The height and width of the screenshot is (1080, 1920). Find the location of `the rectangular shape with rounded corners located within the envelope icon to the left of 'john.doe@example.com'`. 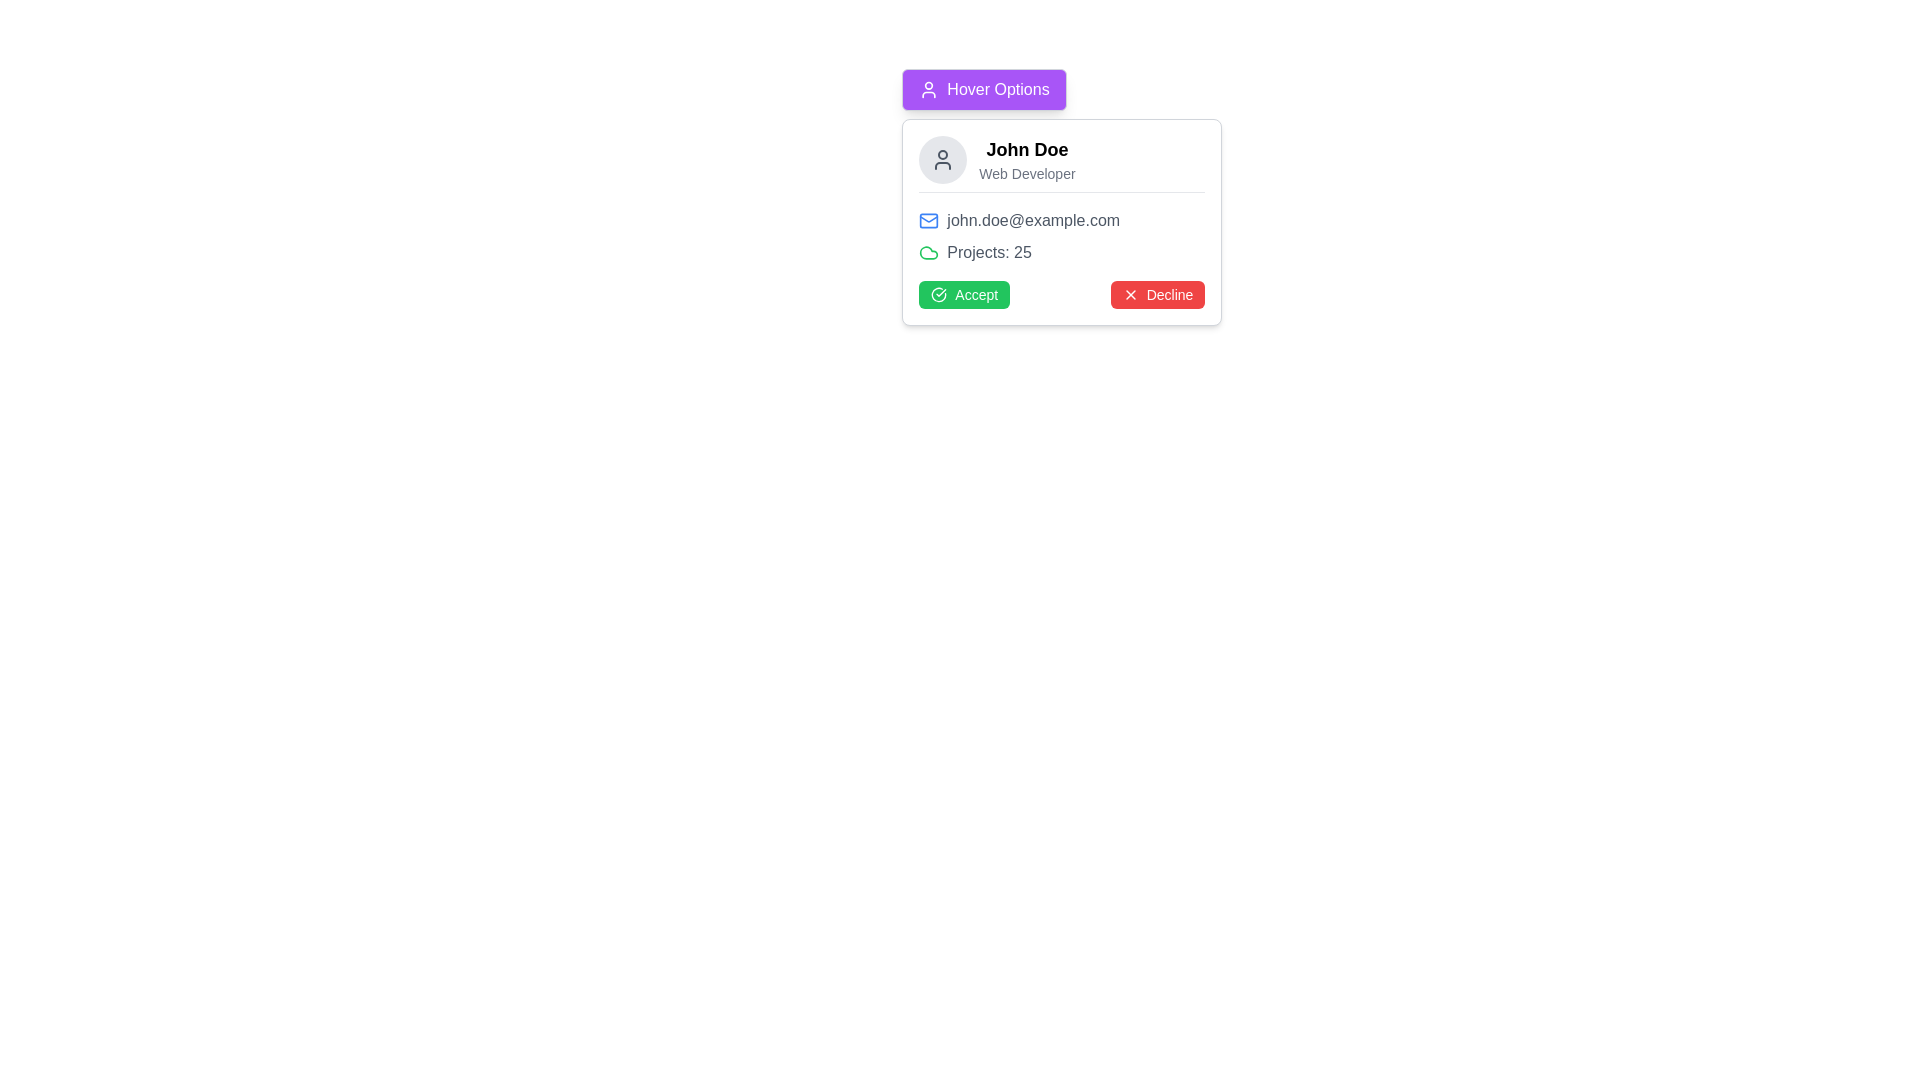

the rectangular shape with rounded corners located within the envelope icon to the left of 'john.doe@example.com' is located at coordinates (928, 220).